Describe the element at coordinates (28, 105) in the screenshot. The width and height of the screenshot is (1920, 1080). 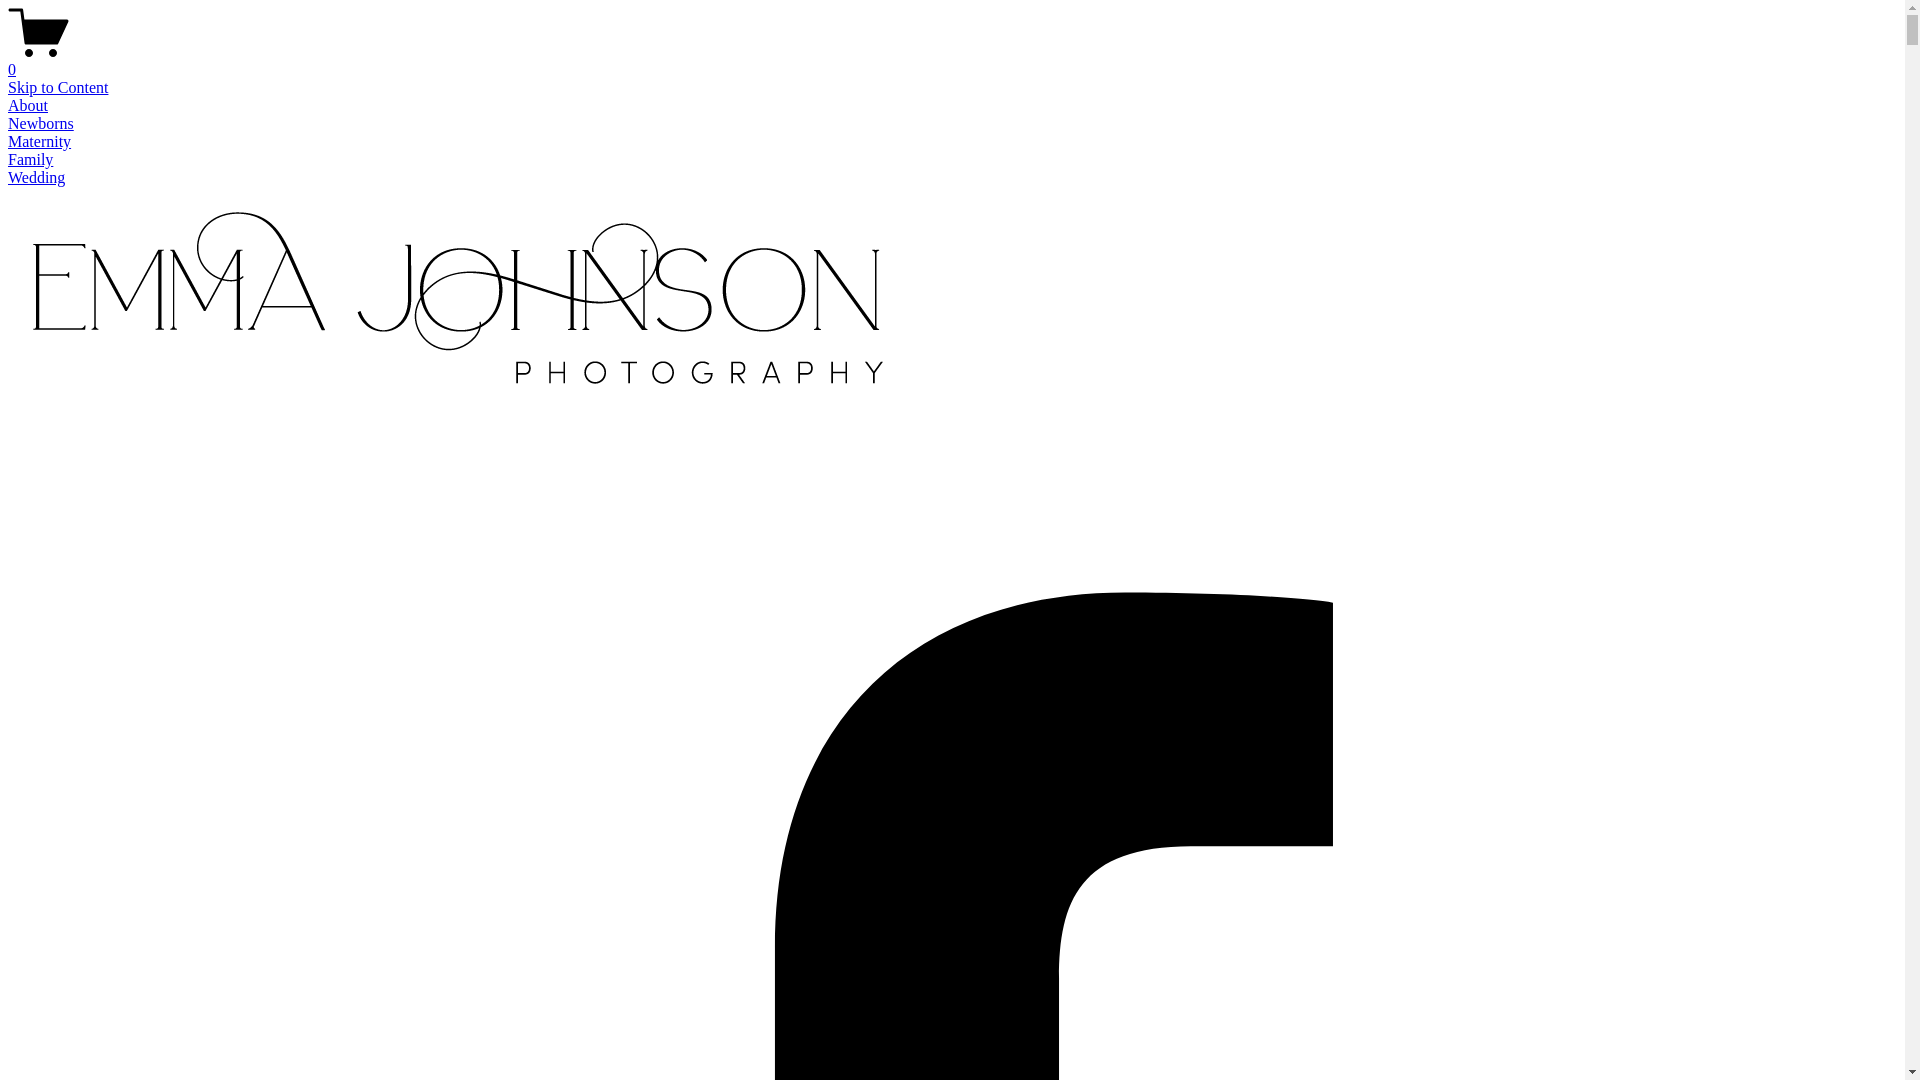
I see `'About'` at that location.